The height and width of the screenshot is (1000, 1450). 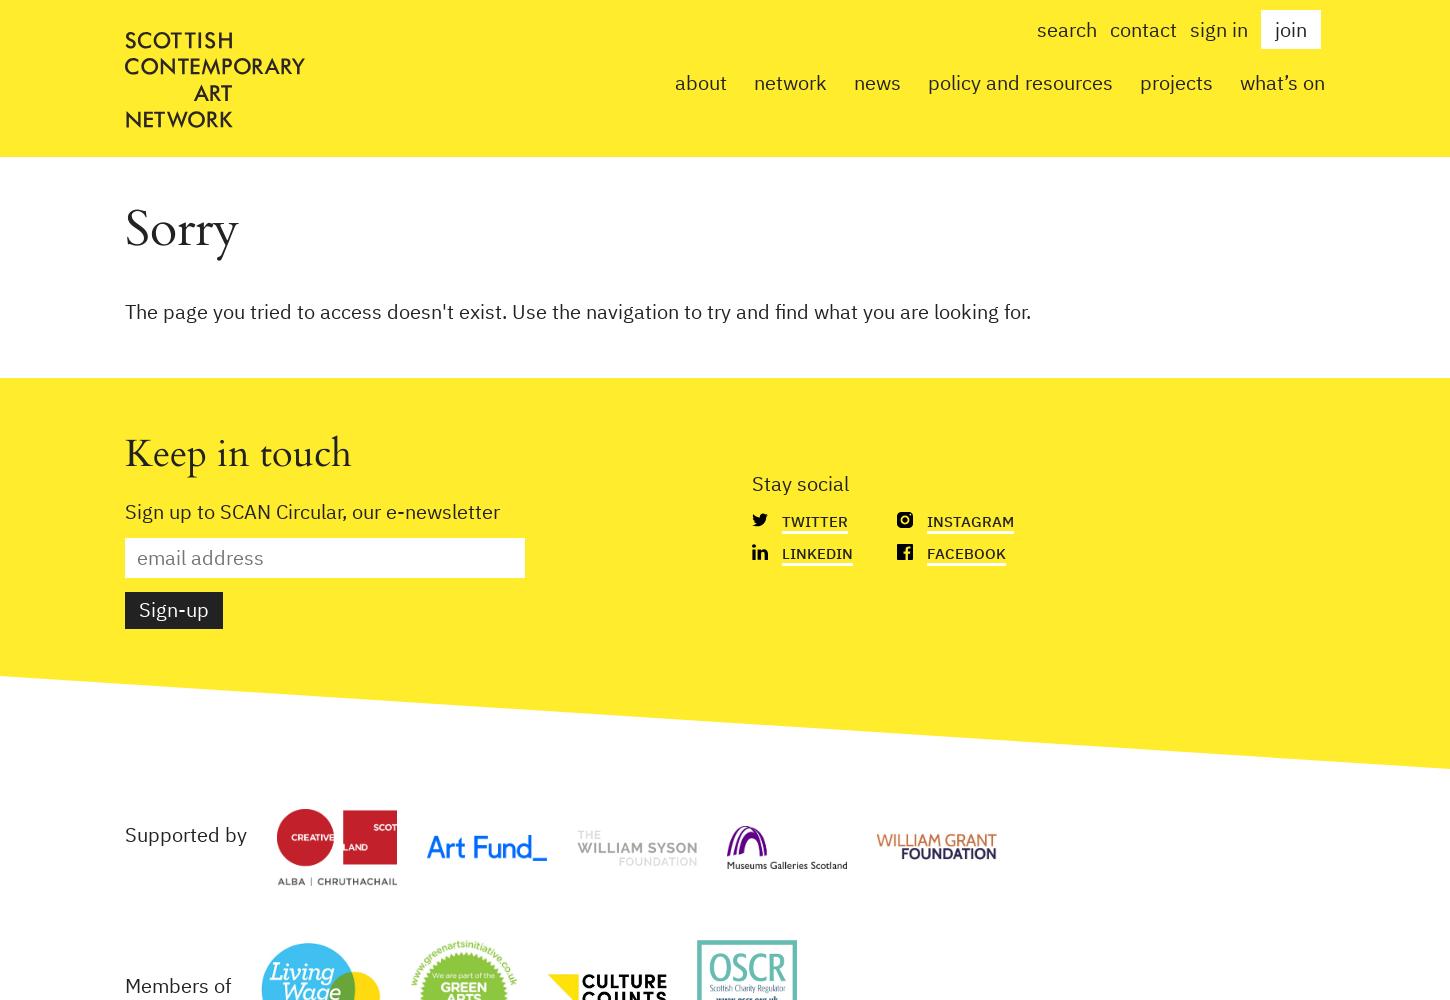 What do you see at coordinates (970, 521) in the screenshot?
I see `'Instagram'` at bounding box center [970, 521].